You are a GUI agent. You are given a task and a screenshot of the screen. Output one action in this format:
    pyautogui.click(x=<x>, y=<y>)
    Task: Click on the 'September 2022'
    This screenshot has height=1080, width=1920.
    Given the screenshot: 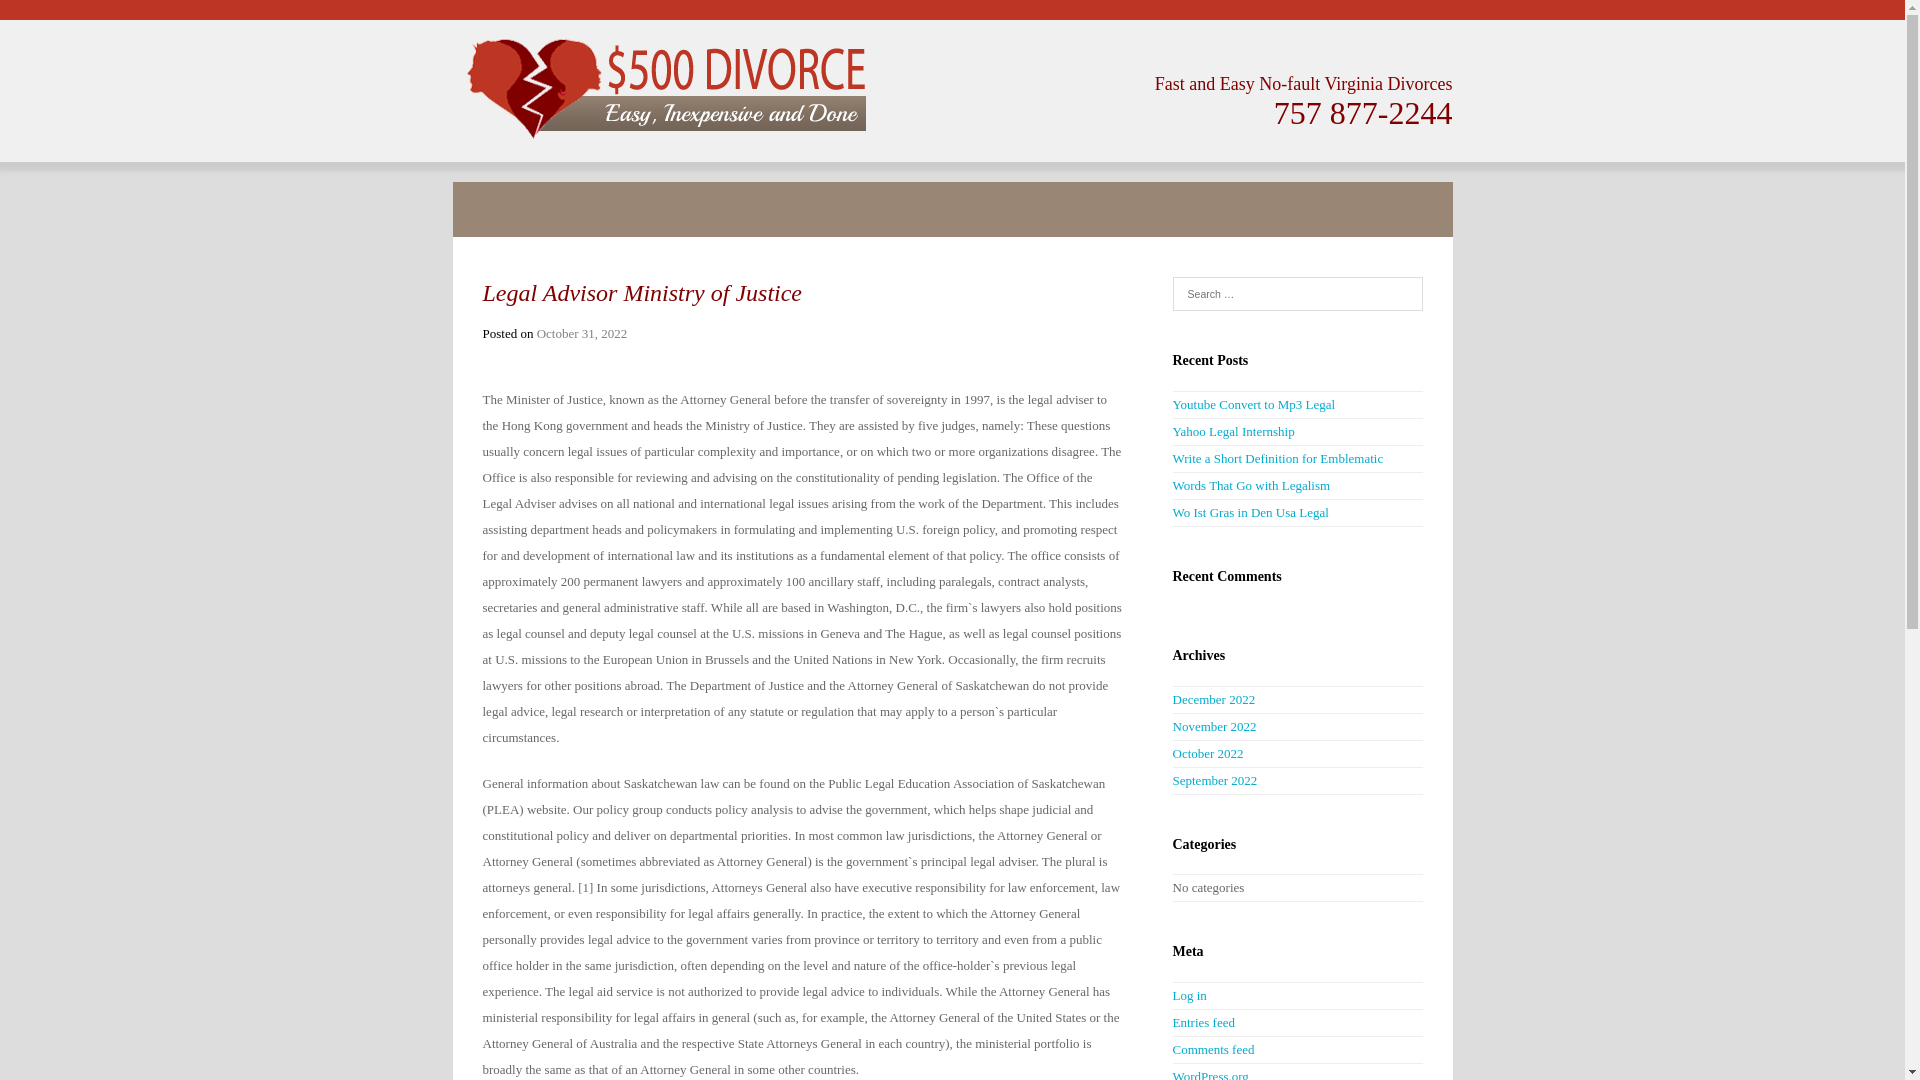 What is the action you would take?
    pyautogui.click(x=1213, y=779)
    